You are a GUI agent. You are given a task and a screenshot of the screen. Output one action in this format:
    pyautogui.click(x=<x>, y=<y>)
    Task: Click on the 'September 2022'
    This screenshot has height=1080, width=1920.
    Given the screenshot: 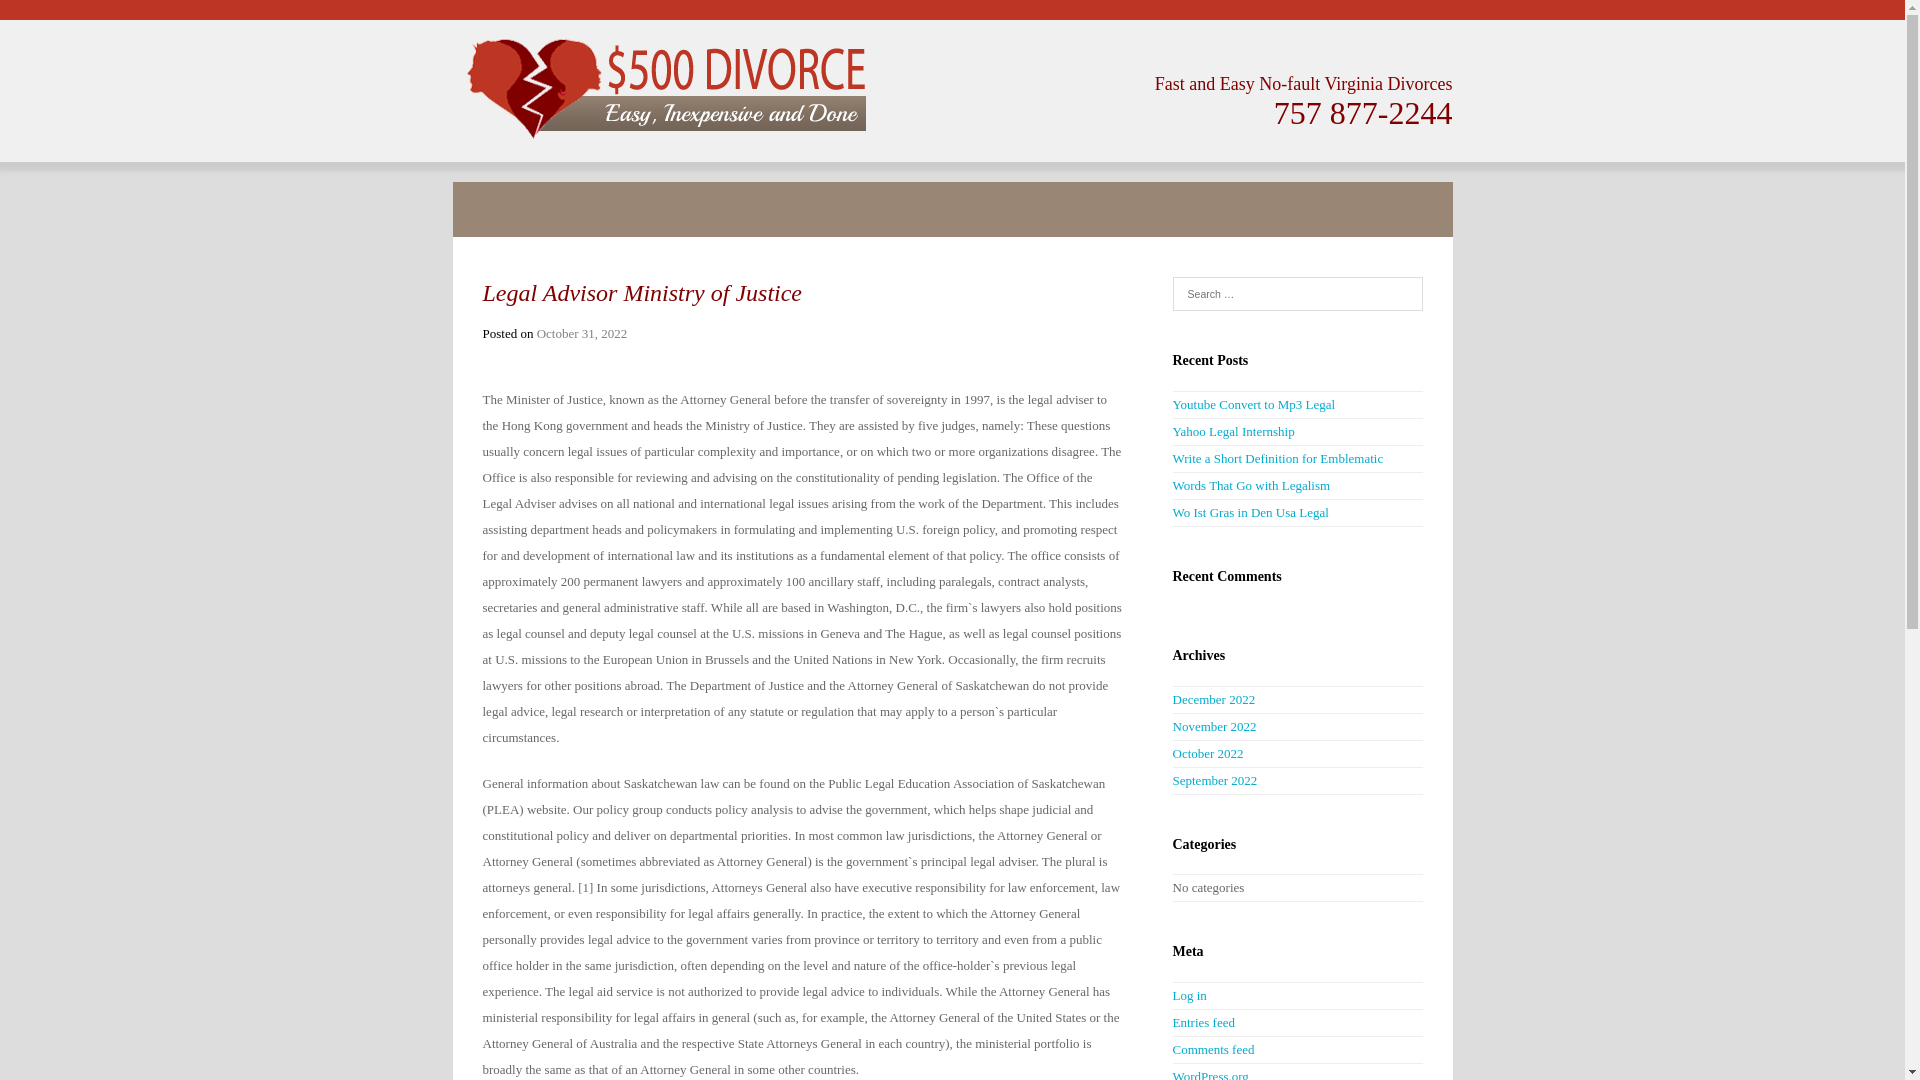 What is the action you would take?
    pyautogui.click(x=1213, y=779)
    